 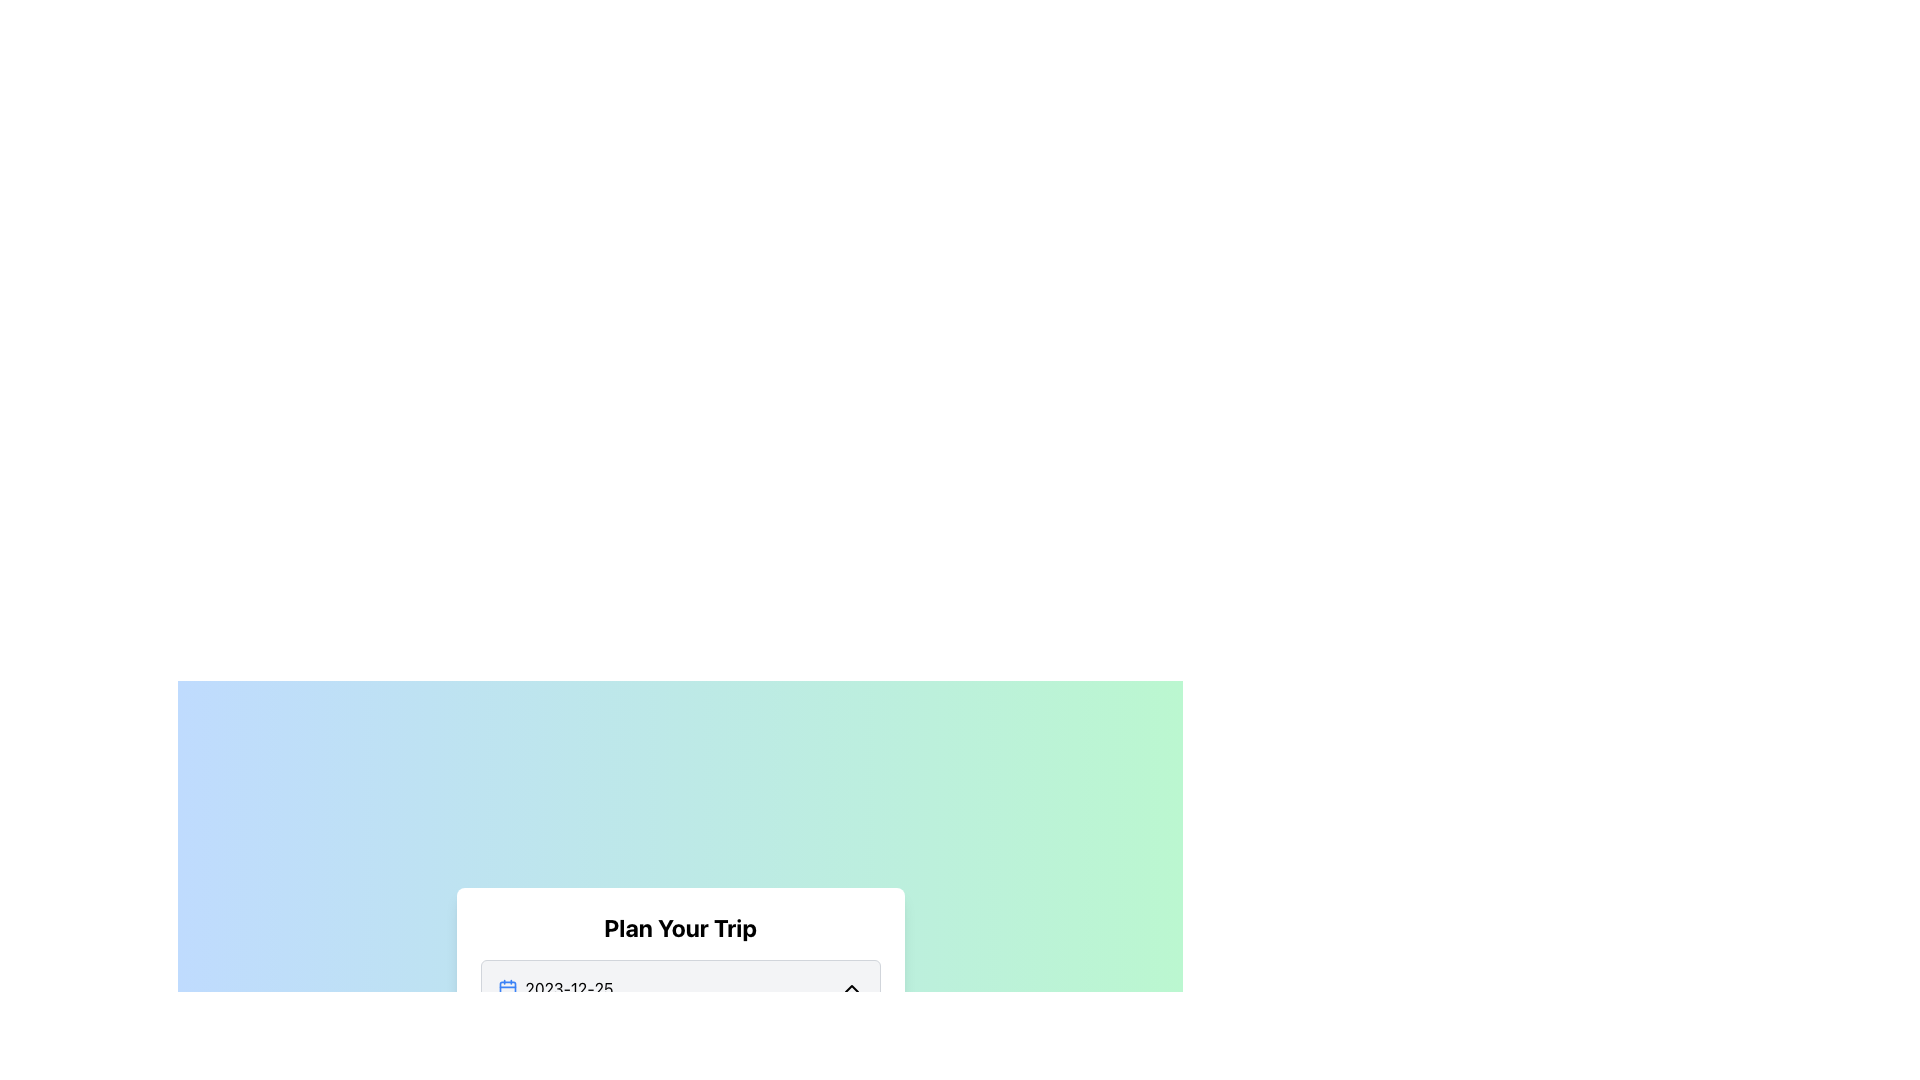 What do you see at coordinates (507, 987) in the screenshot?
I see `the blue calendar icon located to the left of the date label '2023-12-25' to associate it with its context` at bounding box center [507, 987].